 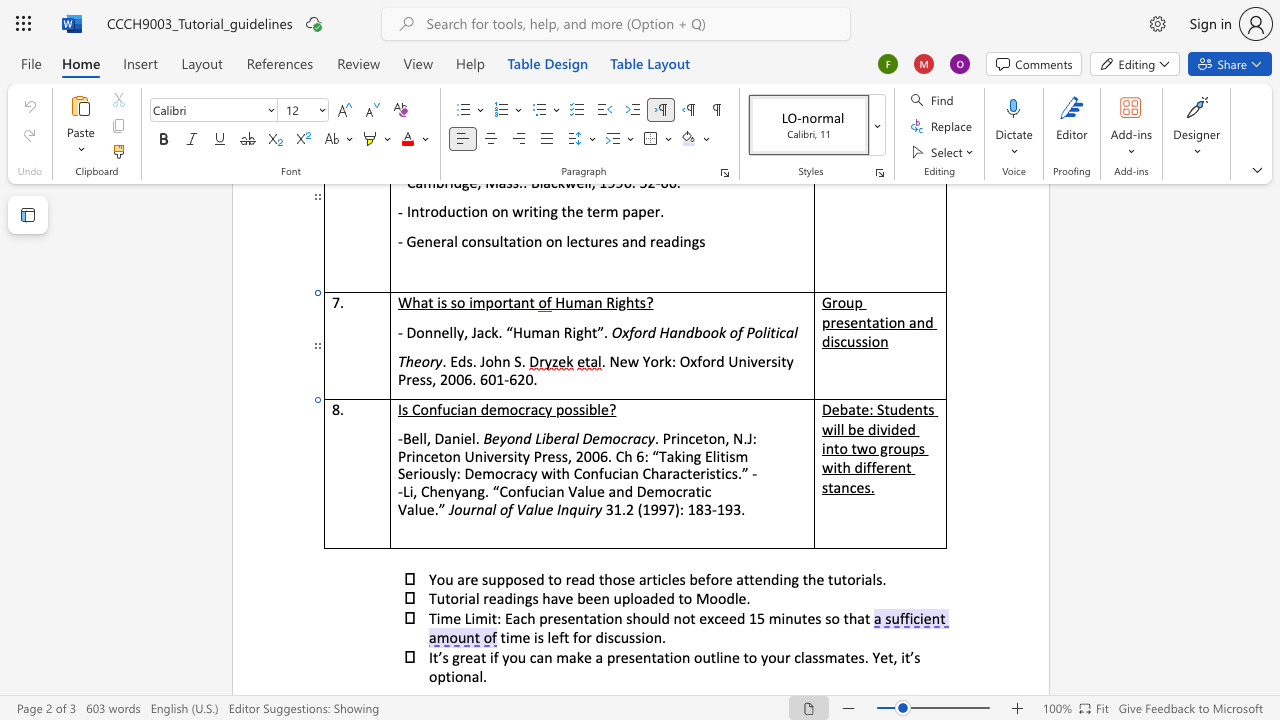 I want to click on the space between the continuous character "c" and "y" in the text, so click(x=647, y=437).